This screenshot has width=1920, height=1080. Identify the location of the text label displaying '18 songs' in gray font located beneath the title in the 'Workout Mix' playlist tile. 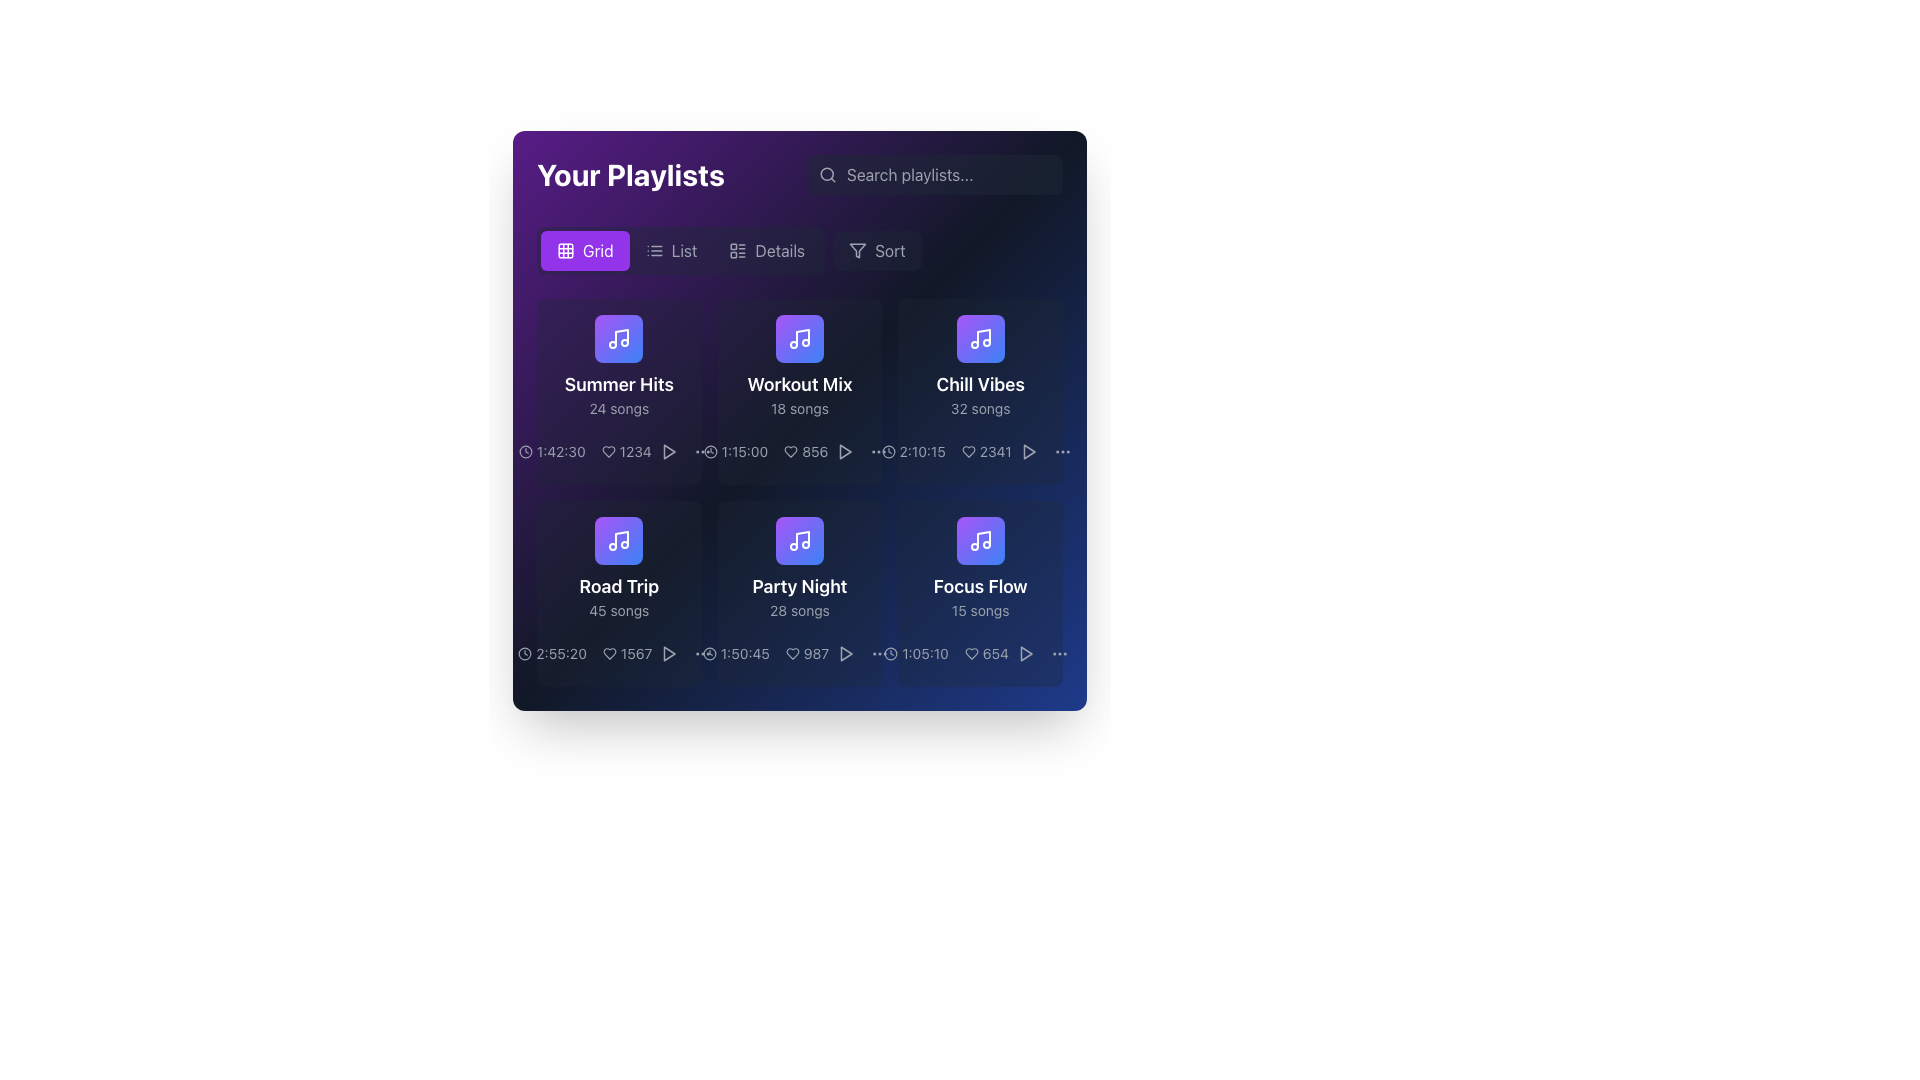
(800, 407).